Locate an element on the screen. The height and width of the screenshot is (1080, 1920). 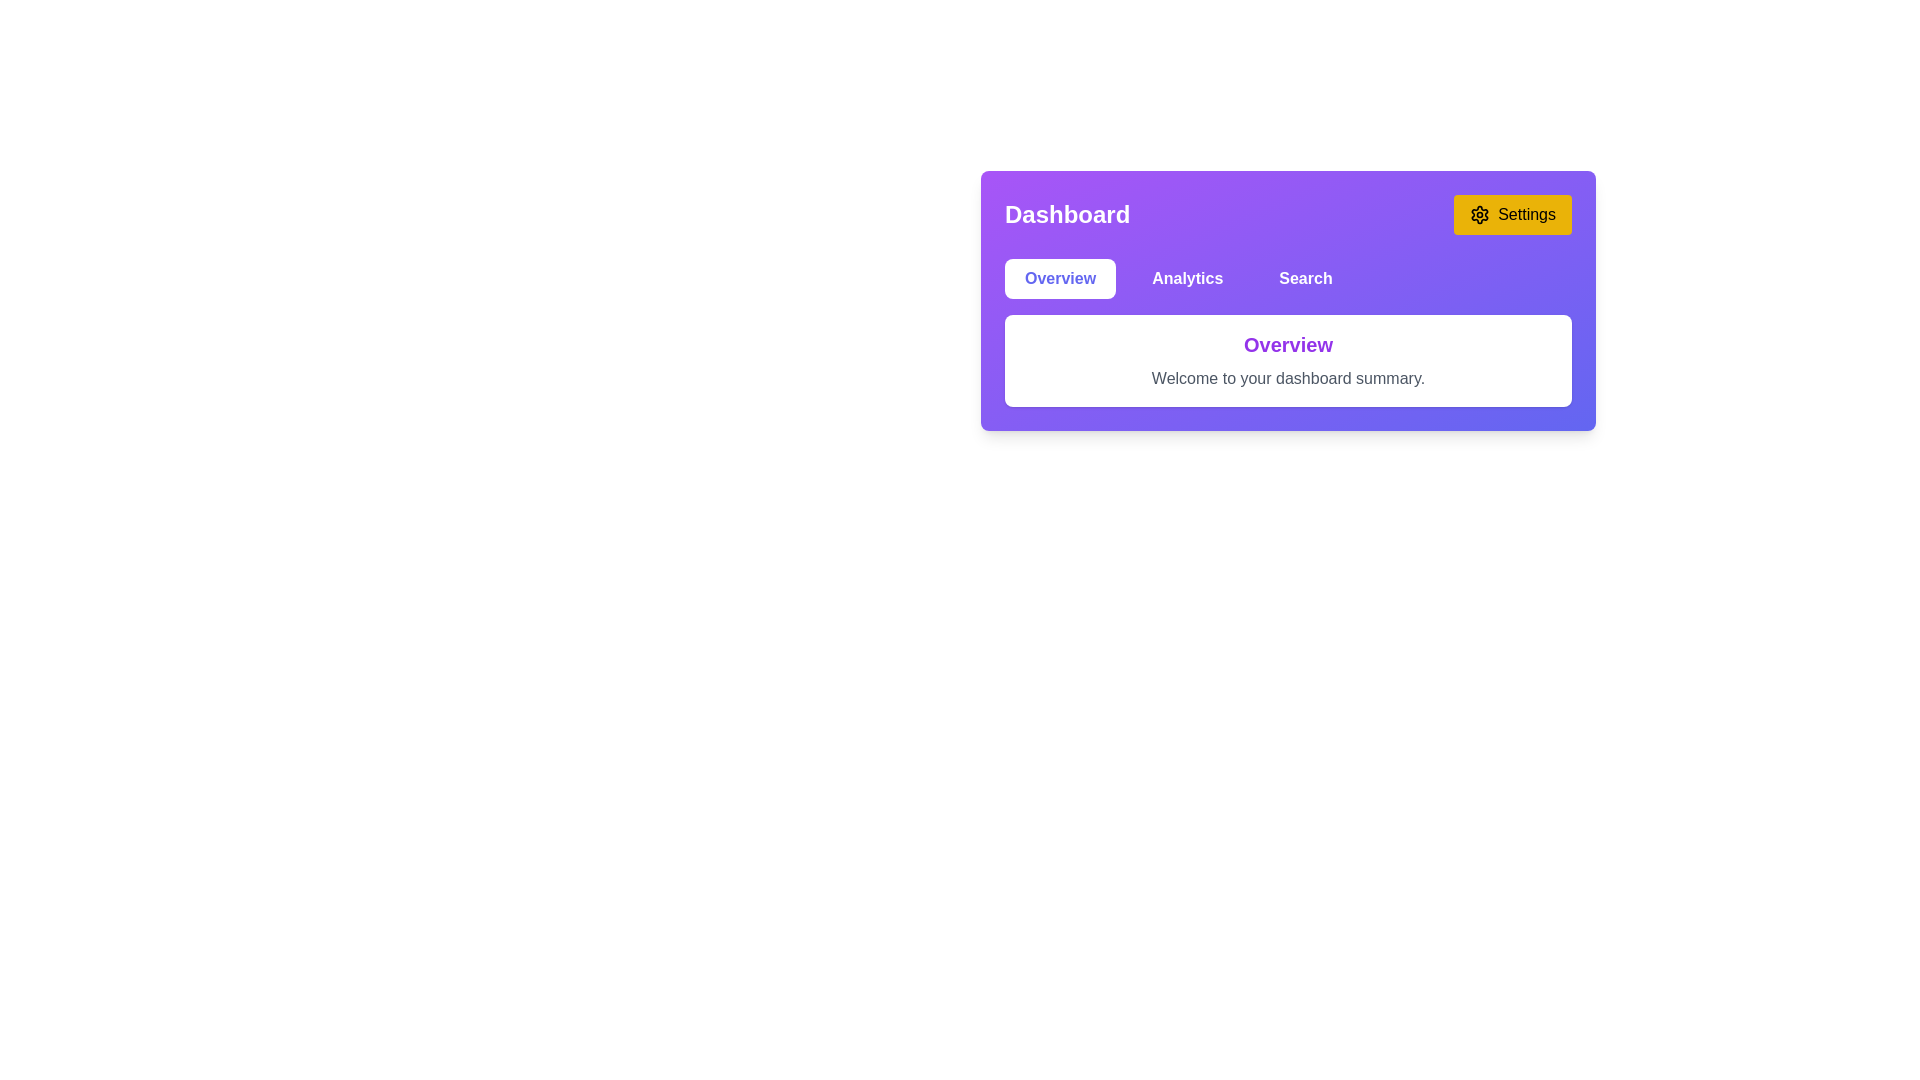
the 'Settings' button, which is a rectangular button with rounded corners, yellow background, and black text, located at the top-right of the layout is located at coordinates (1513, 215).